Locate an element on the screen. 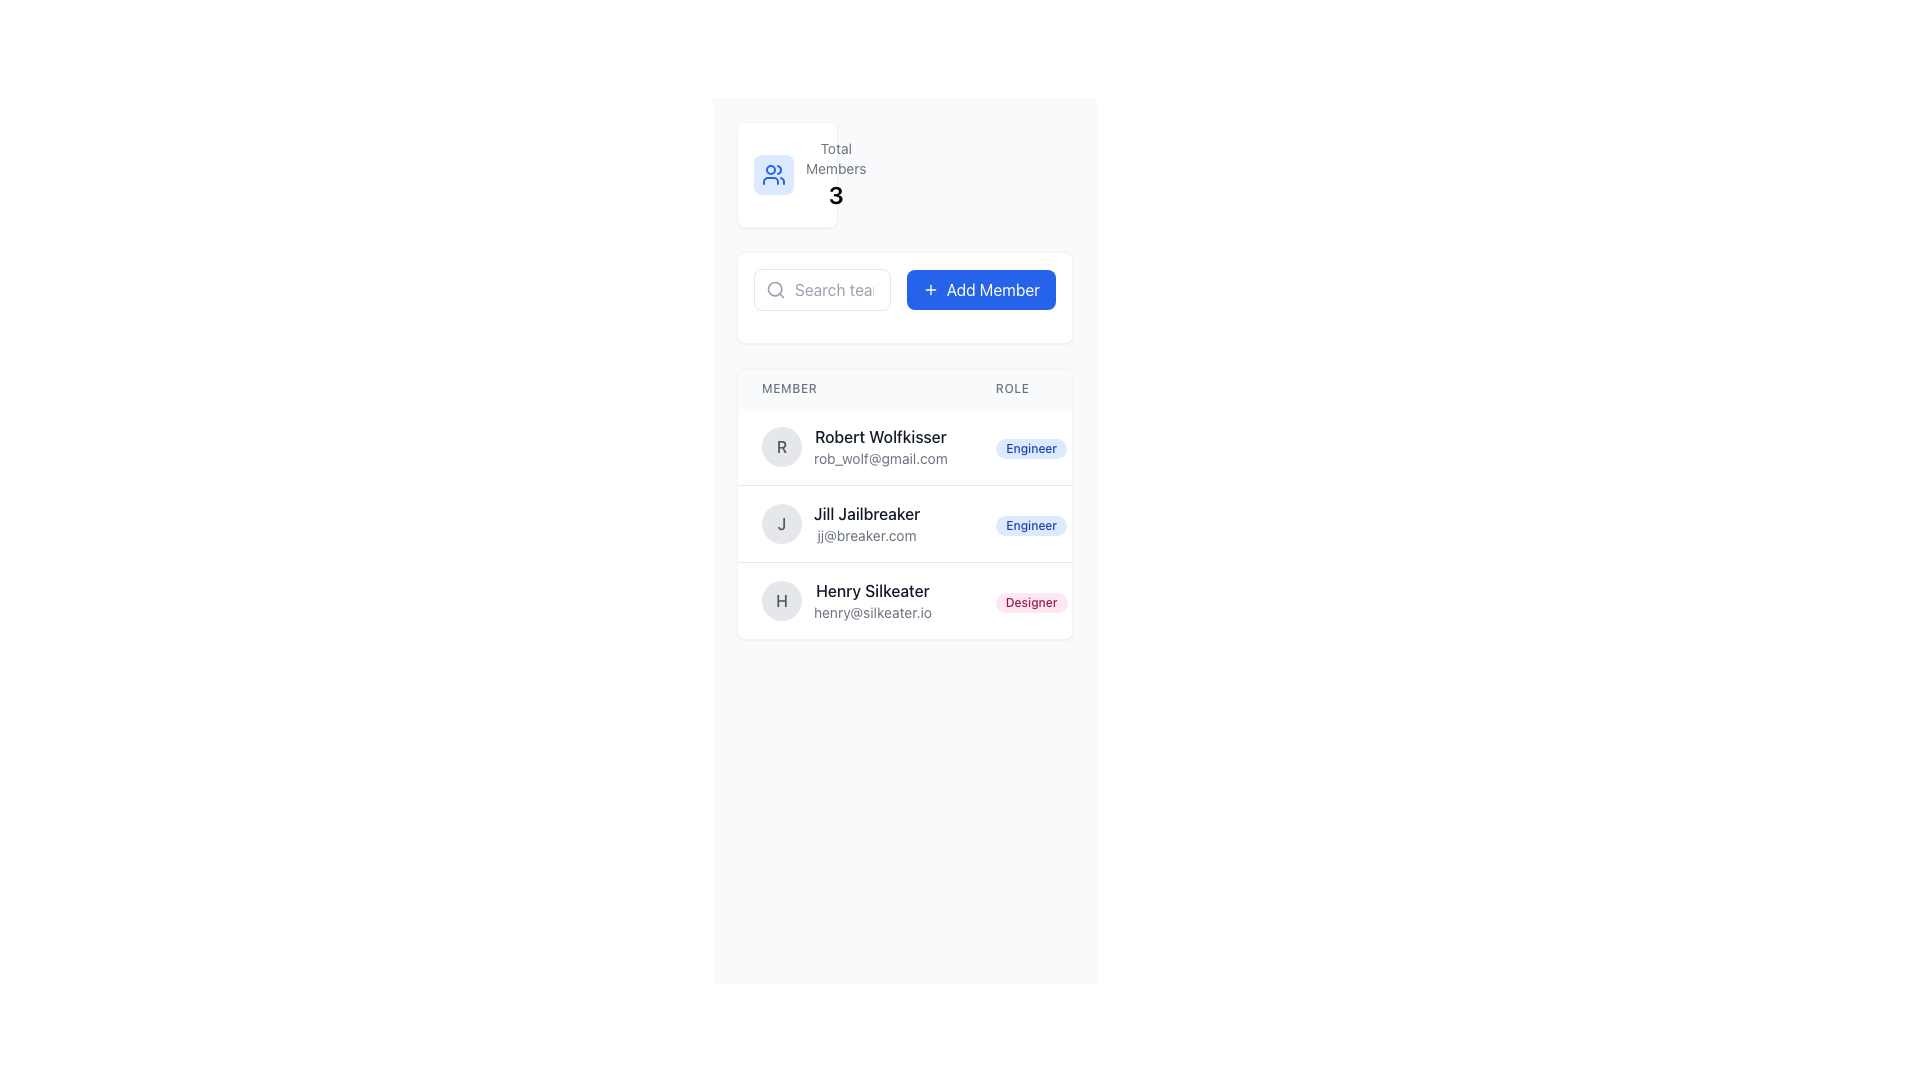  the badge indicating Robert Wolfkisser's role as 'Engineer' in the 'Members' list is located at coordinates (1031, 446).